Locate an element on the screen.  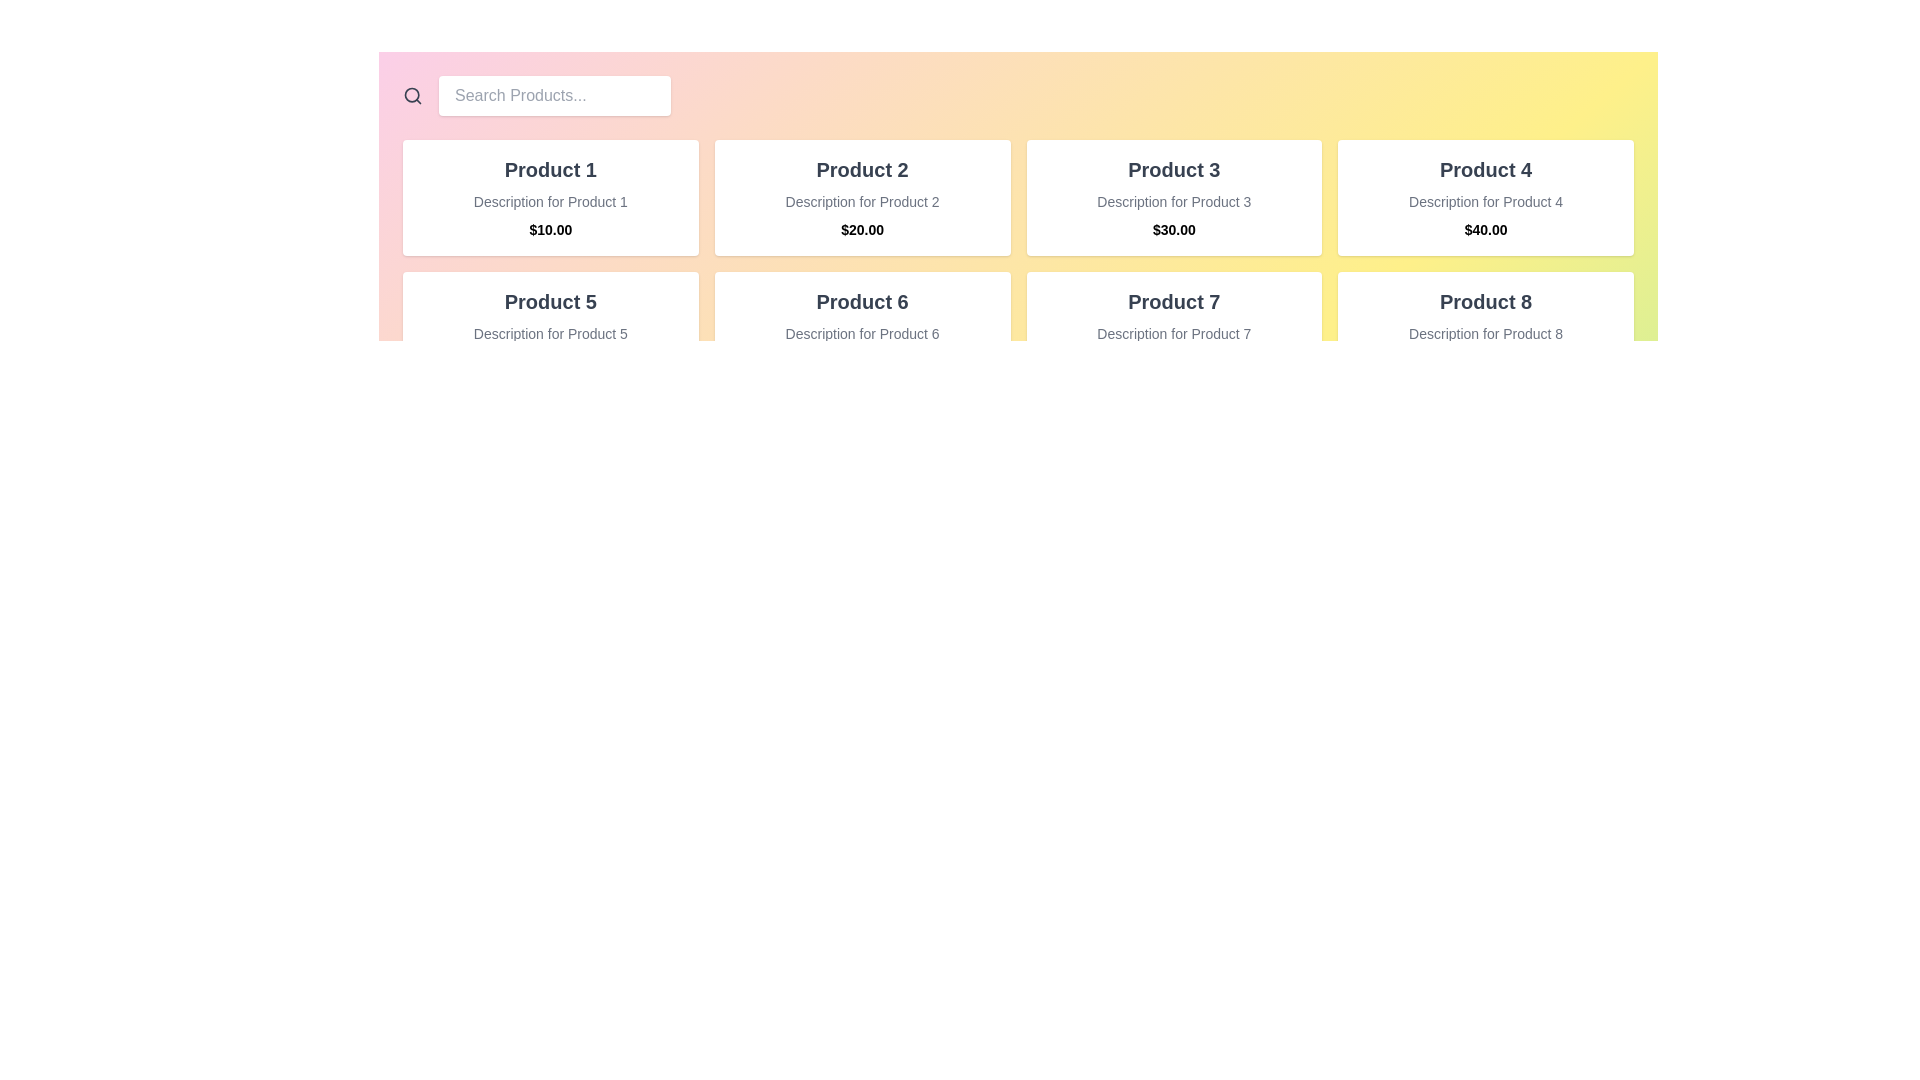
the text label that reads 'Description for Product 4', which is styled with a small font size and muted gray color, located beneath the product title 'Product 4' and above the price '$40.00' in the fourth card of a grid layout is located at coordinates (1486, 201).